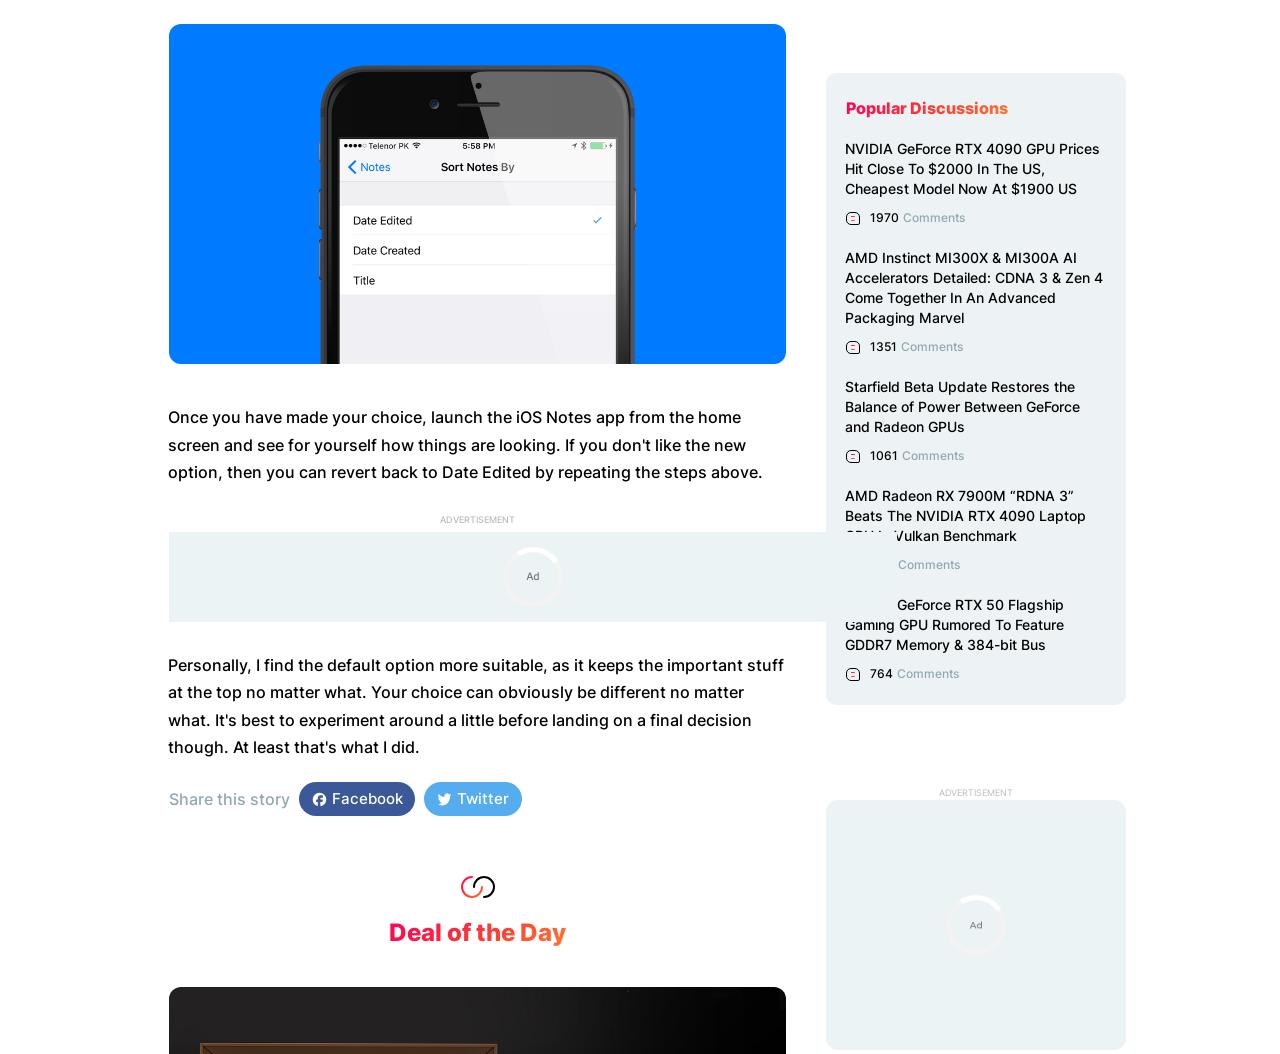  What do you see at coordinates (845, 514) in the screenshot?
I see `'AMD Radeon RX 7900M “RDNA 3” Beats The NVIDIA RTX 4090 Laptop GPU In Vulkan Benchmark'` at bounding box center [845, 514].